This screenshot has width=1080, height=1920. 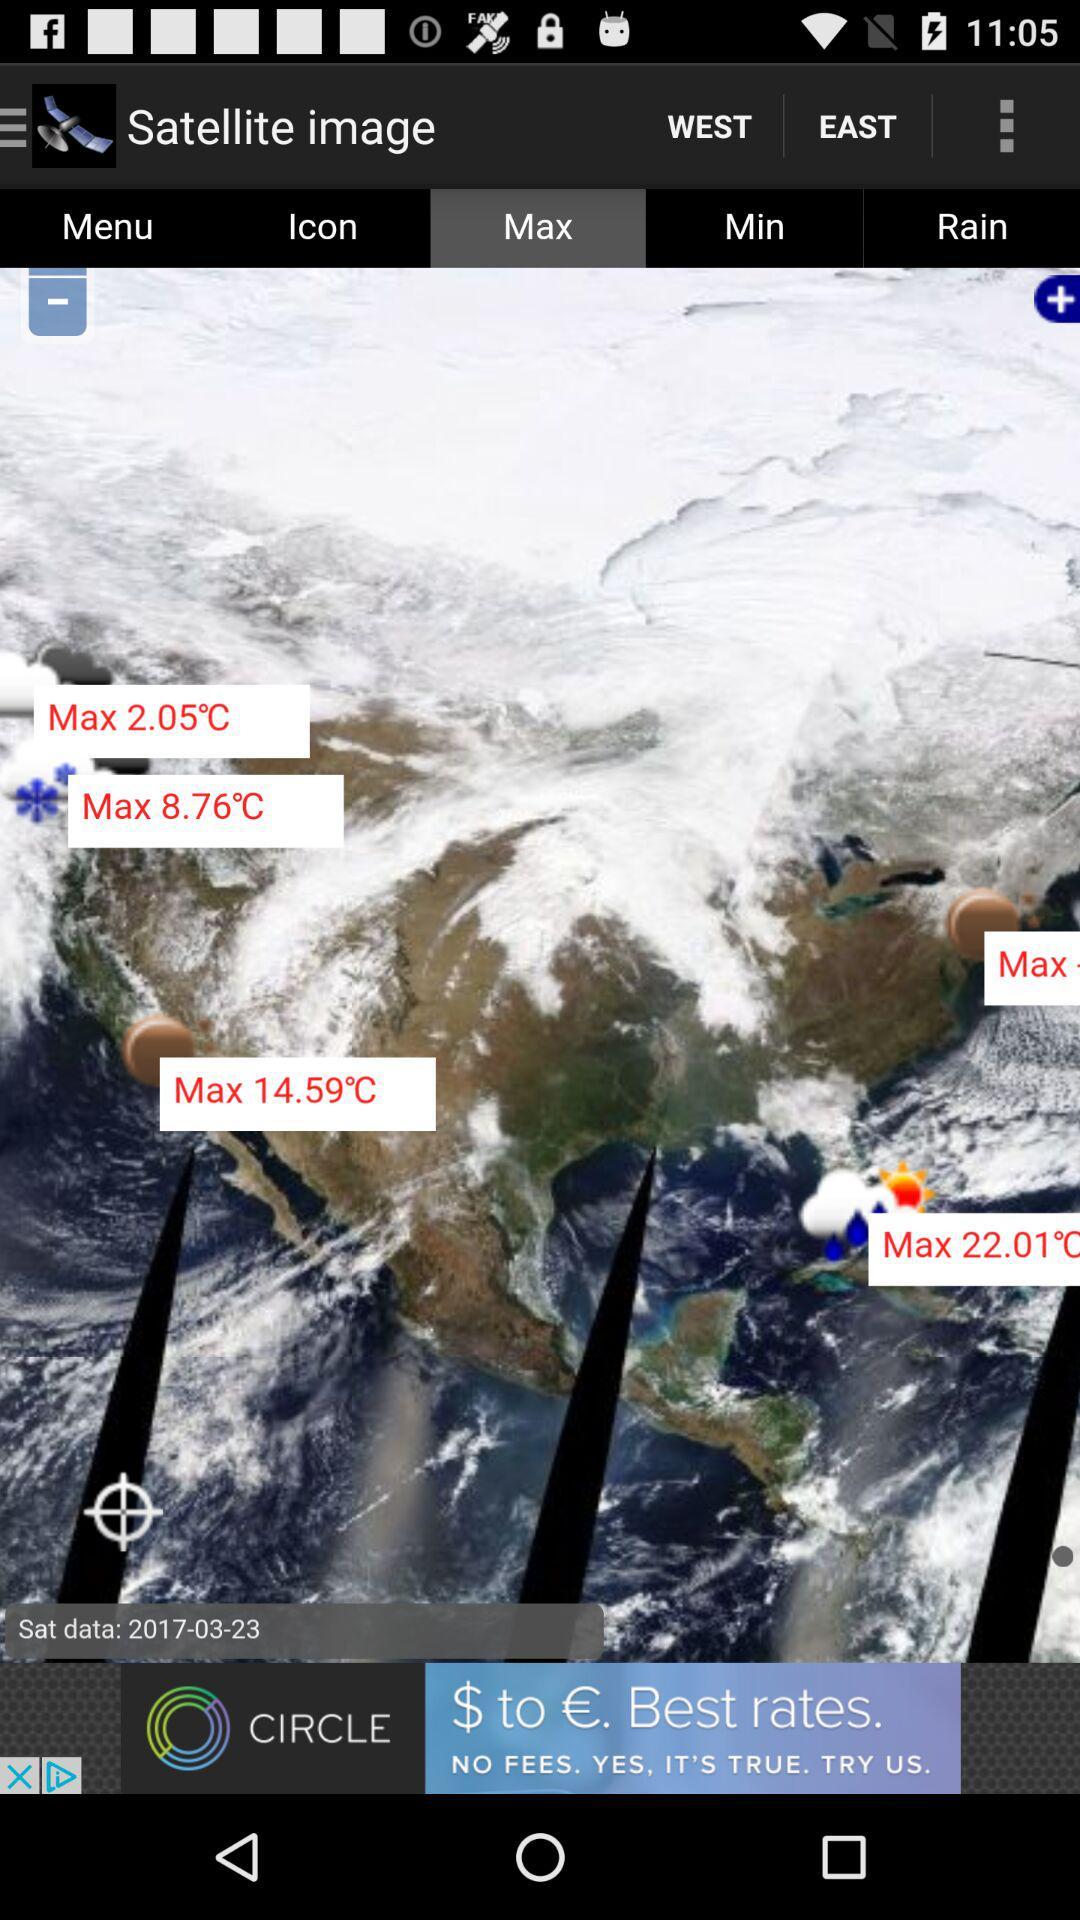 What do you see at coordinates (540, 1727) in the screenshot?
I see `showing advertisement` at bounding box center [540, 1727].